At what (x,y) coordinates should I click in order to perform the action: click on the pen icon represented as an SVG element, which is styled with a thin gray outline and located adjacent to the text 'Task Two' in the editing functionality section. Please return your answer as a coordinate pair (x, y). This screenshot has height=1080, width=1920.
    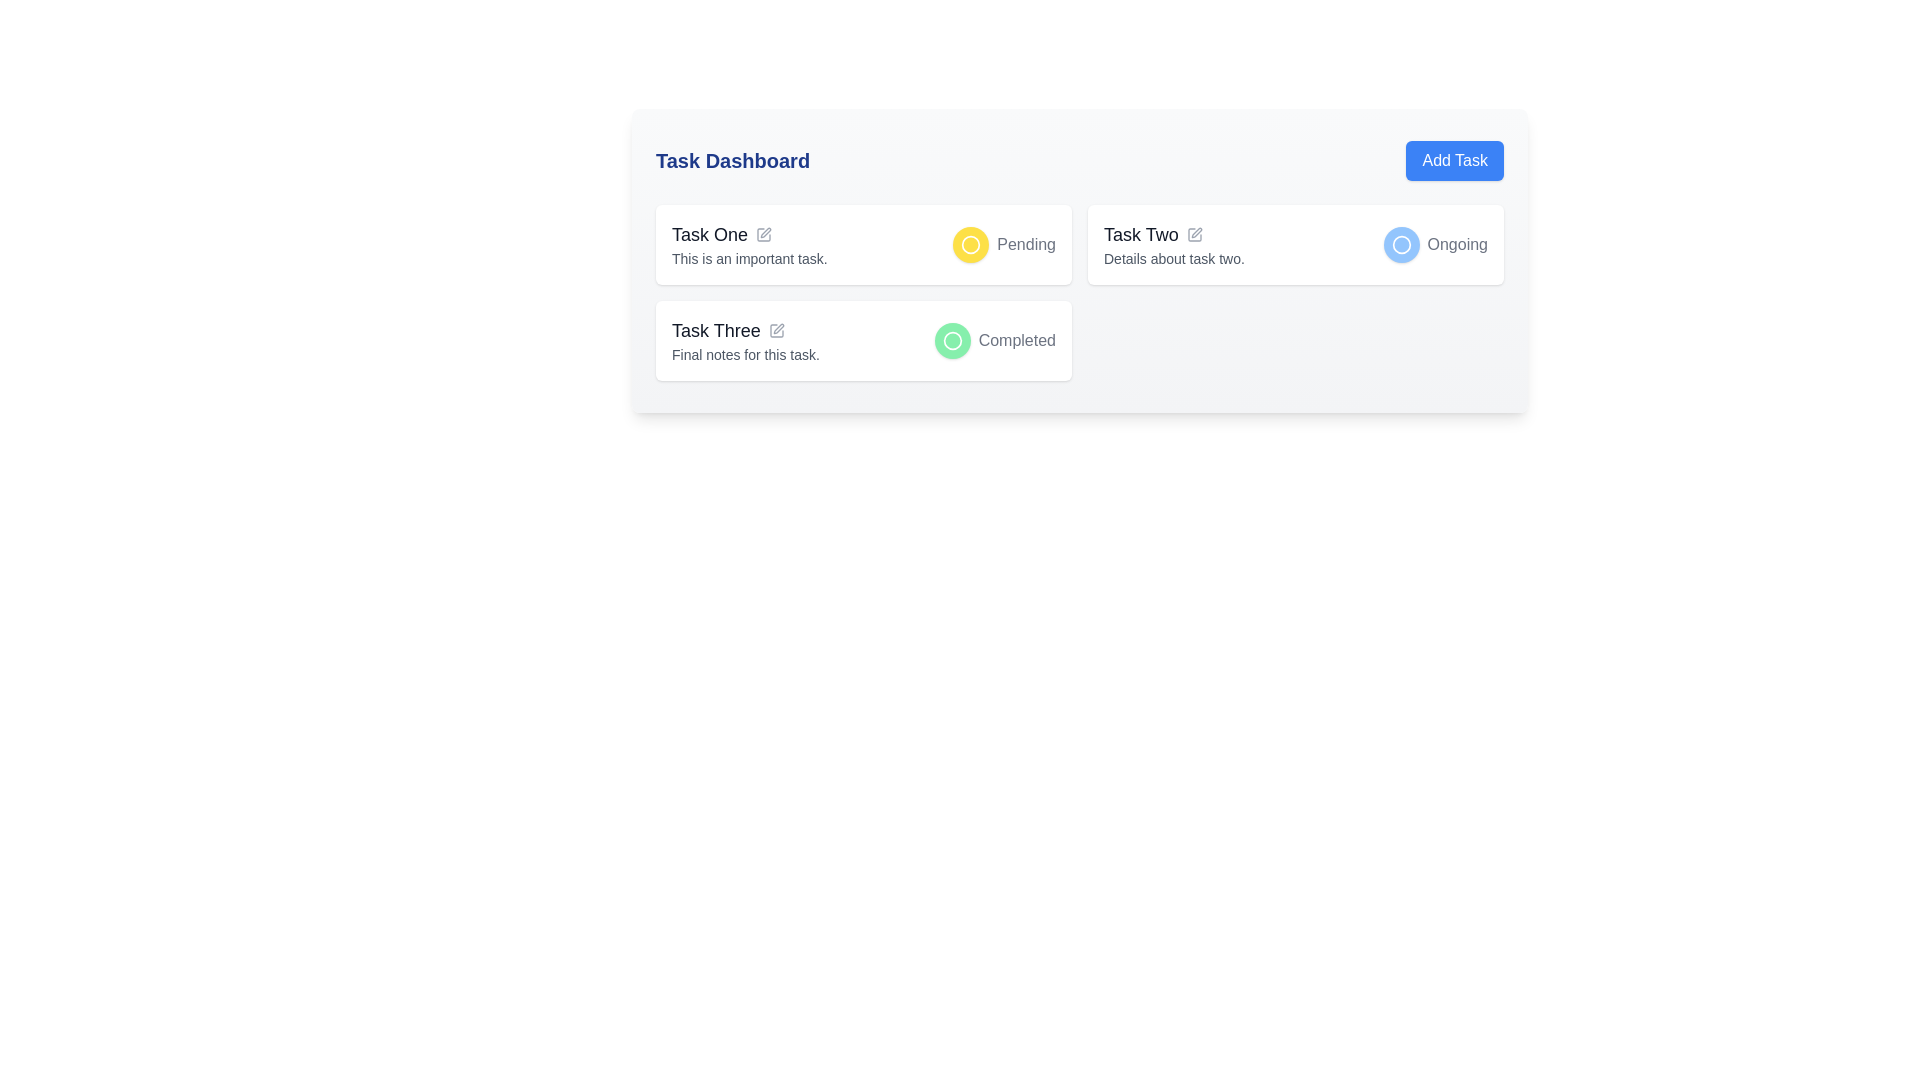
    Looking at the image, I should click on (1196, 231).